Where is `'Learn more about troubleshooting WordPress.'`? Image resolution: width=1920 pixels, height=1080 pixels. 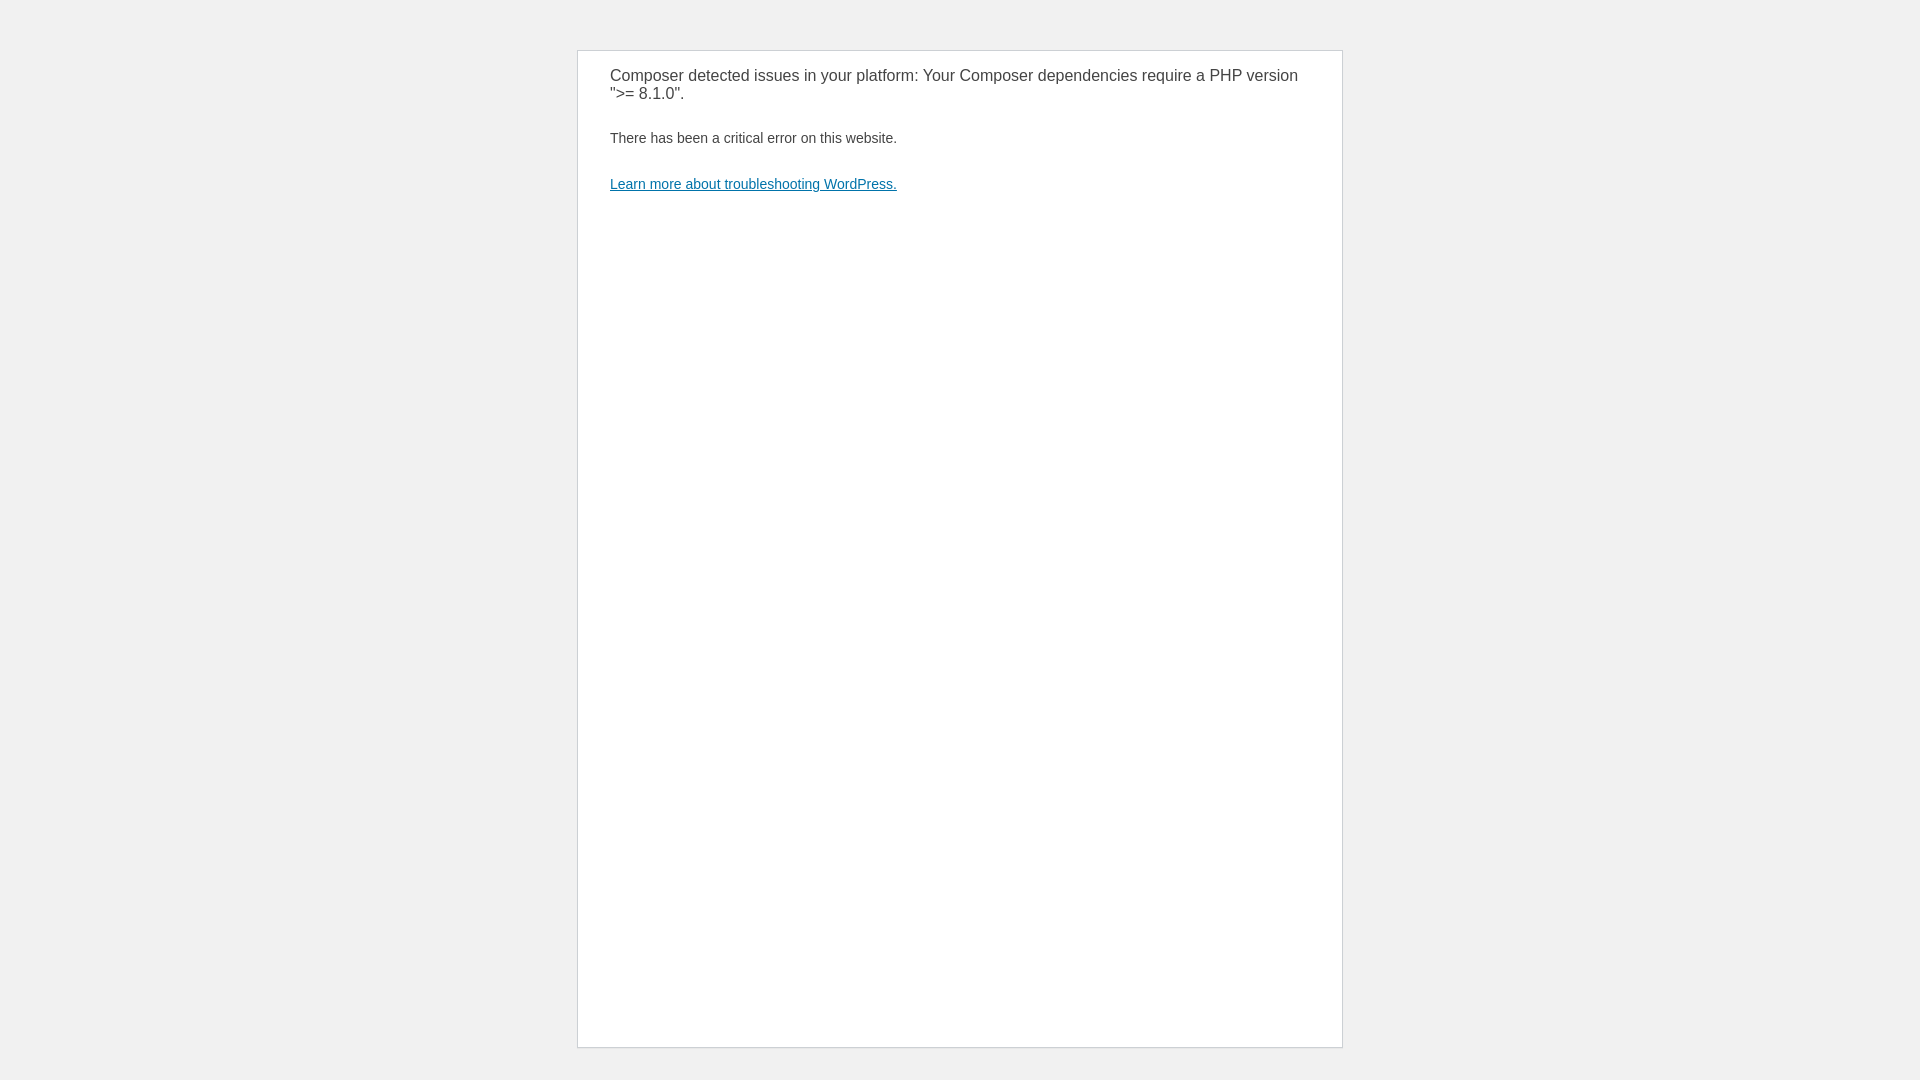
'Learn more about troubleshooting WordPress.' is located at coordinates (752, 184).